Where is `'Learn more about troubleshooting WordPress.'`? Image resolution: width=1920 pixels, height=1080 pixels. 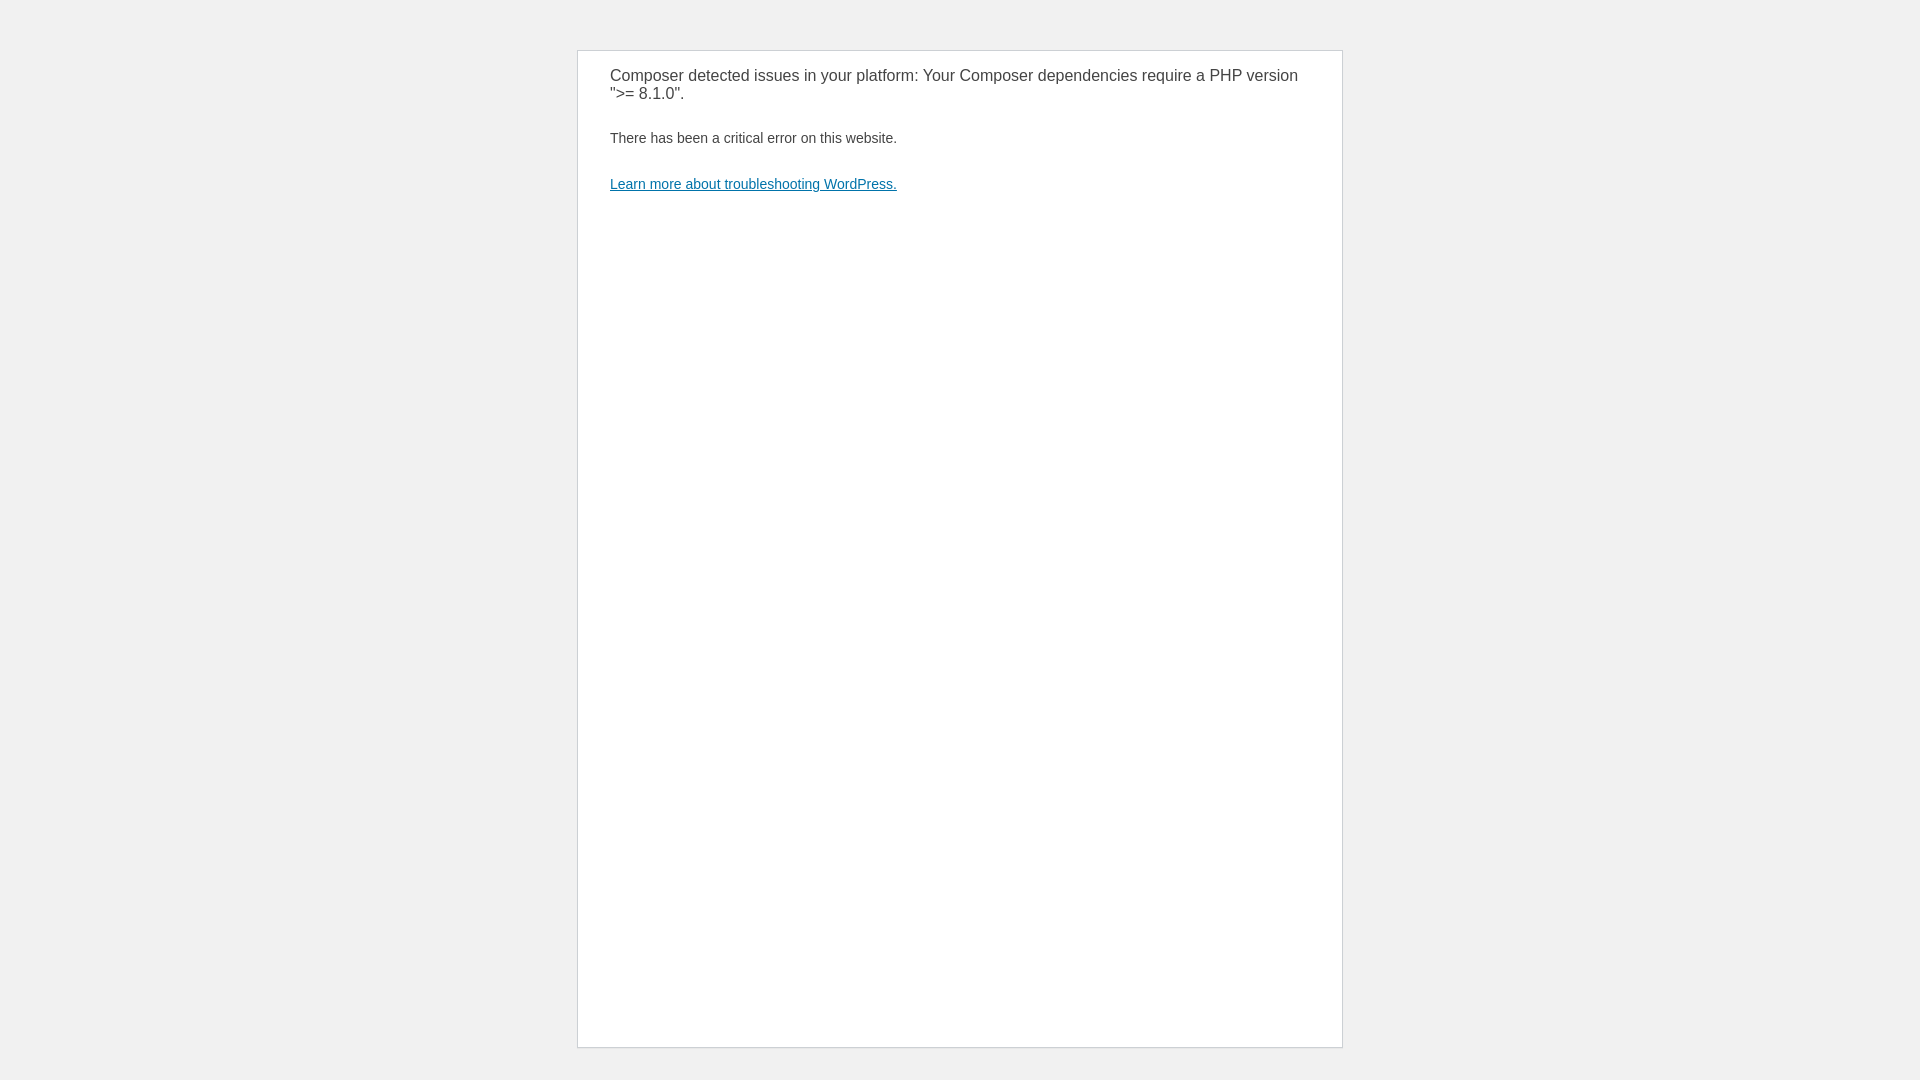
'Learn more about troubleshooting WordPress.' is located at coordinates (752, 184).